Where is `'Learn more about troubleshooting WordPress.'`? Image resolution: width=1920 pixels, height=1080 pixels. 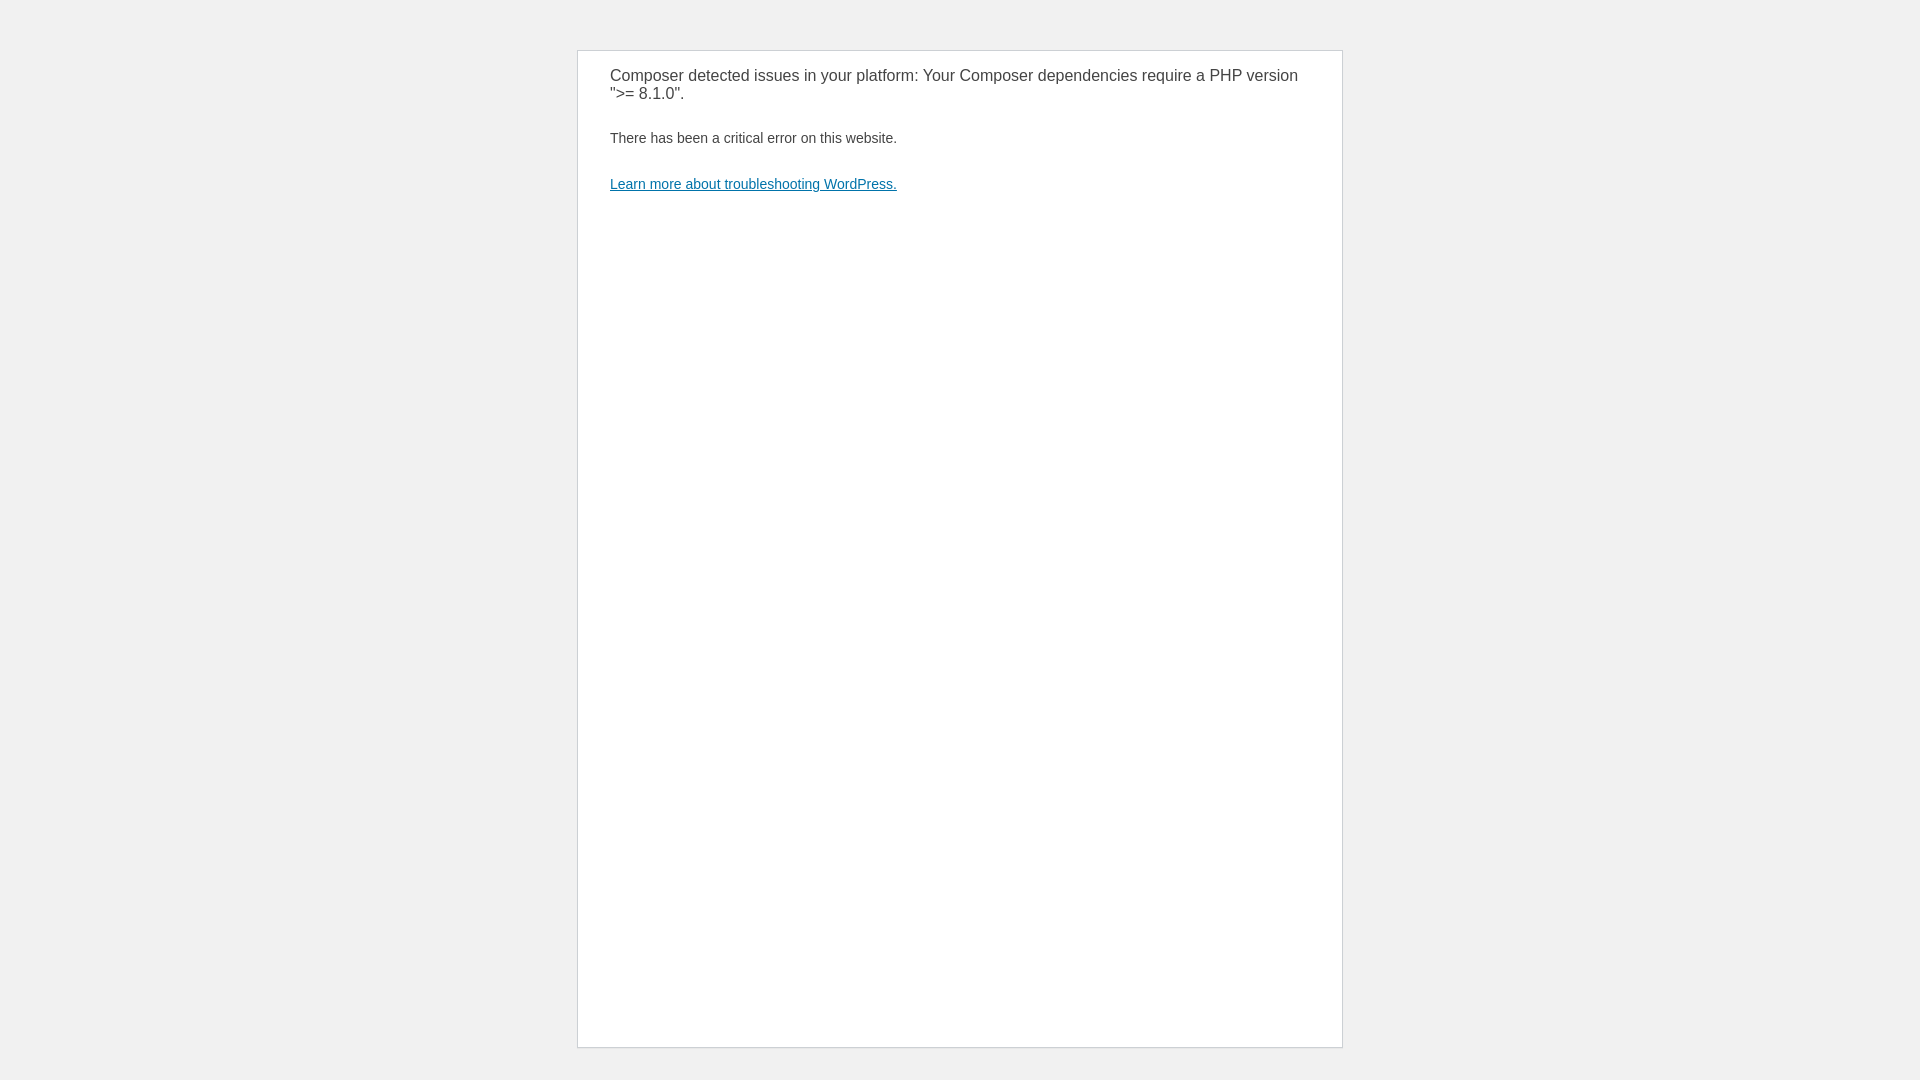
'Learn more about troubleshooting WordPress.' is located at coordinates (752, 184).